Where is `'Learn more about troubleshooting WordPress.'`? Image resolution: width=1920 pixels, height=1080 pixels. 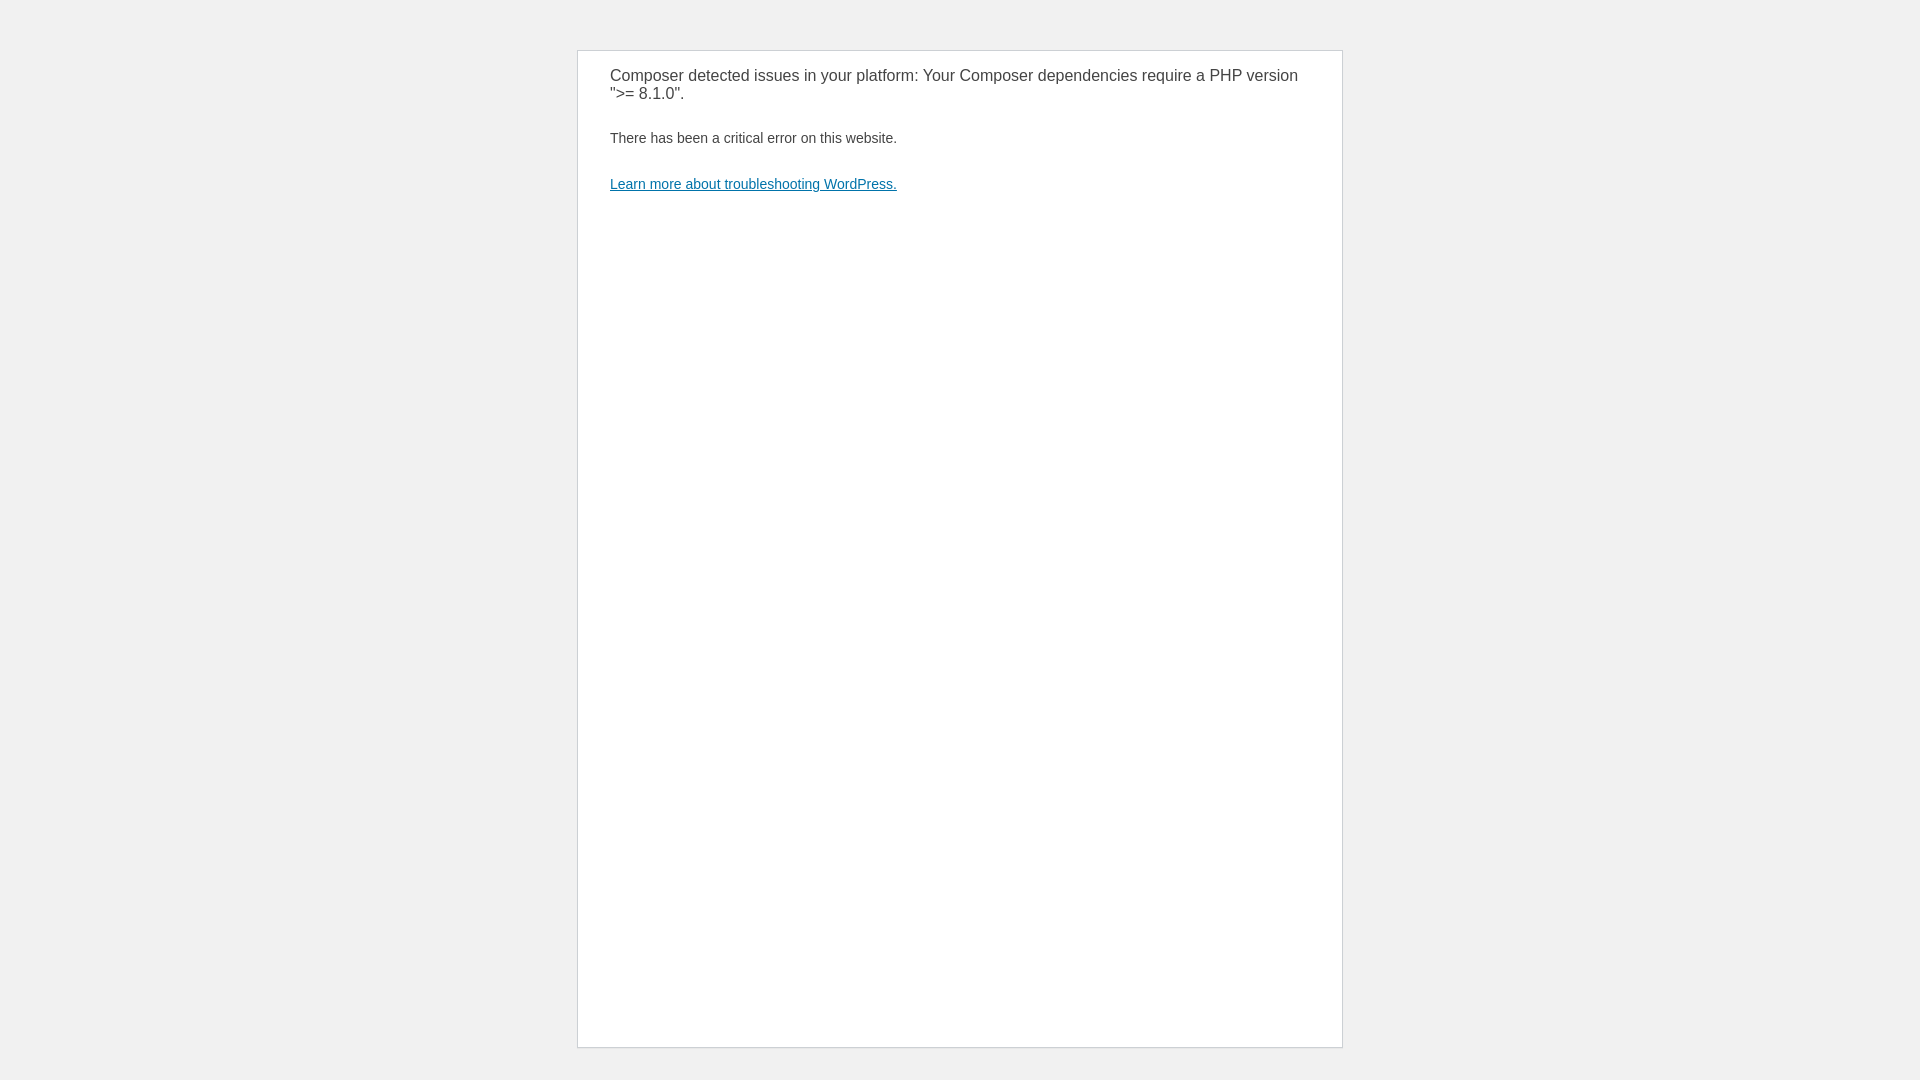
'Learn more about troubleshooting WordPress.' is located at coordinates (752, 184).